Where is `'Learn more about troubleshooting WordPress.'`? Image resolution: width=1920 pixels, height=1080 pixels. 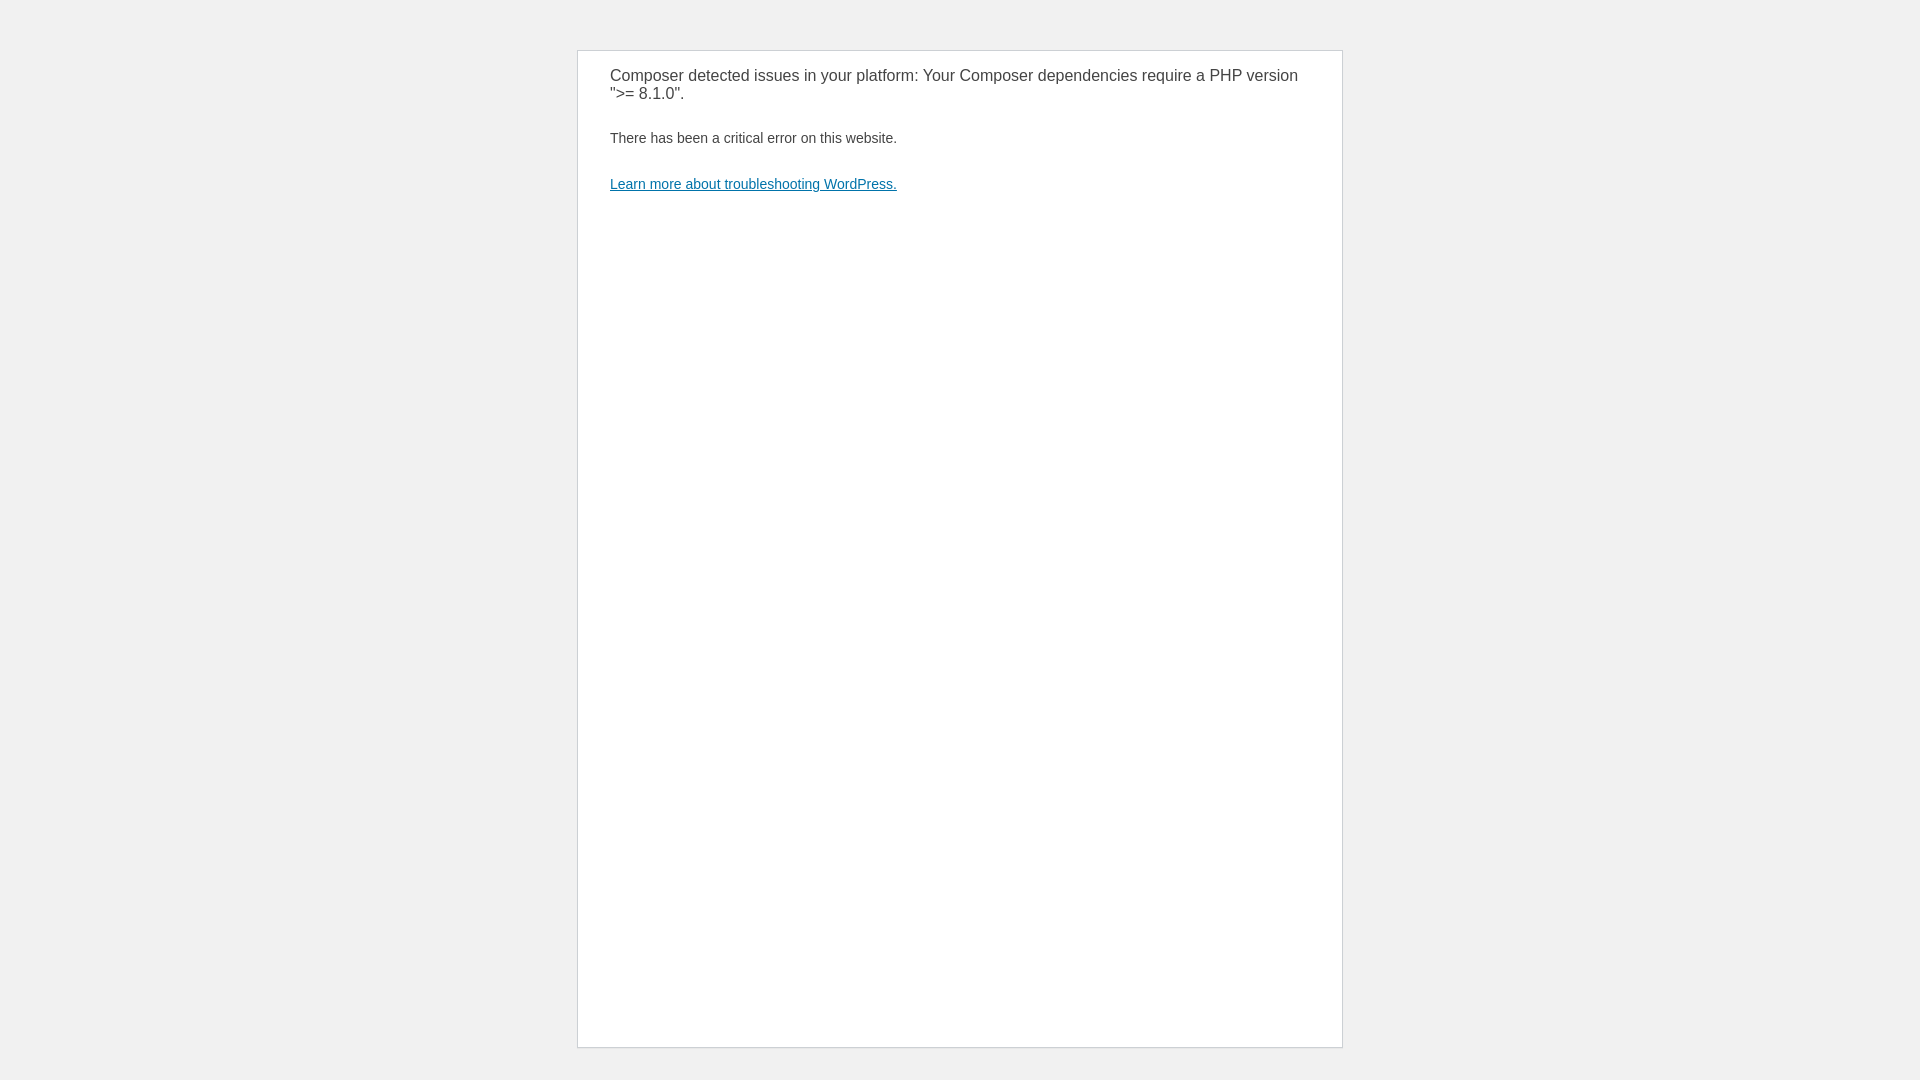
'Learn more about troubleshooting WordPress.' is located at coordinates (752, 184).